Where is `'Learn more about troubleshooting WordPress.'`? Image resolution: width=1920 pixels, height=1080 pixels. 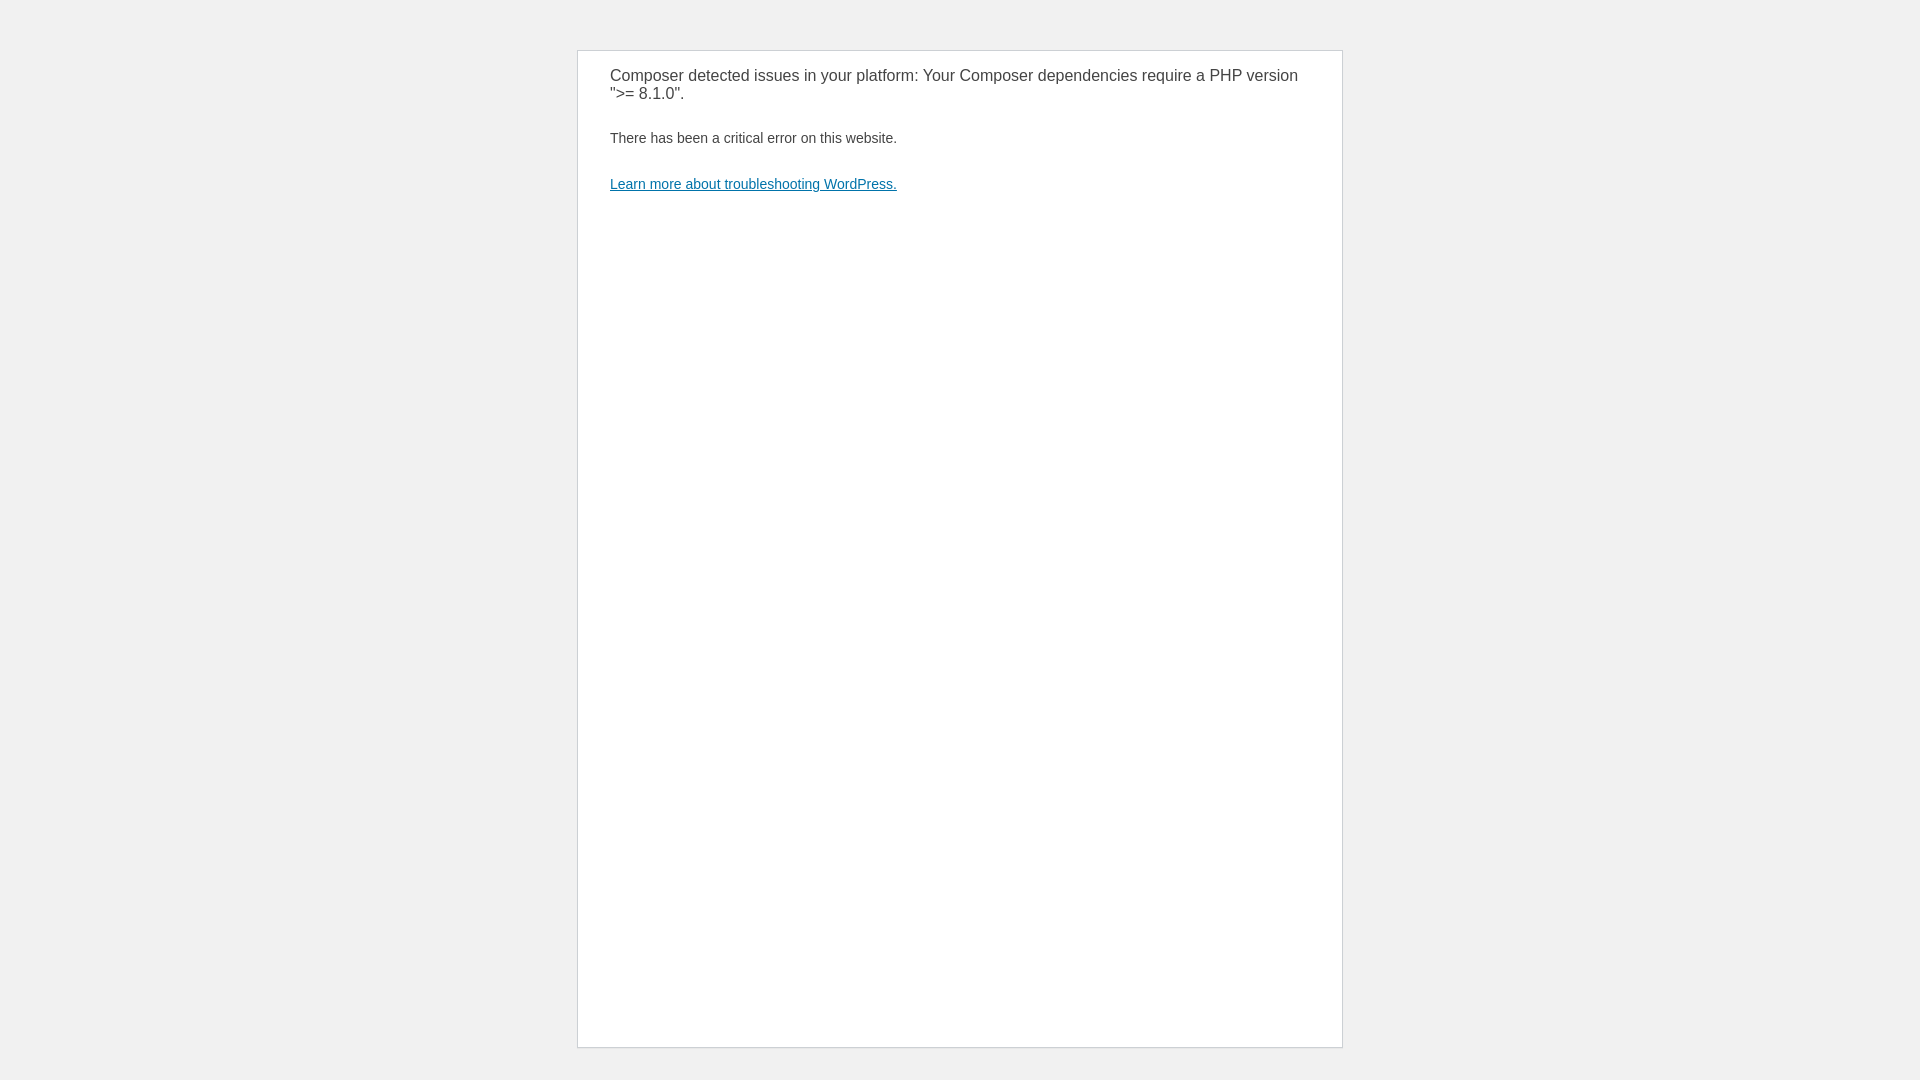
'Learn more about troubleshooting WordPress.' is located at coordinates (752, 184).